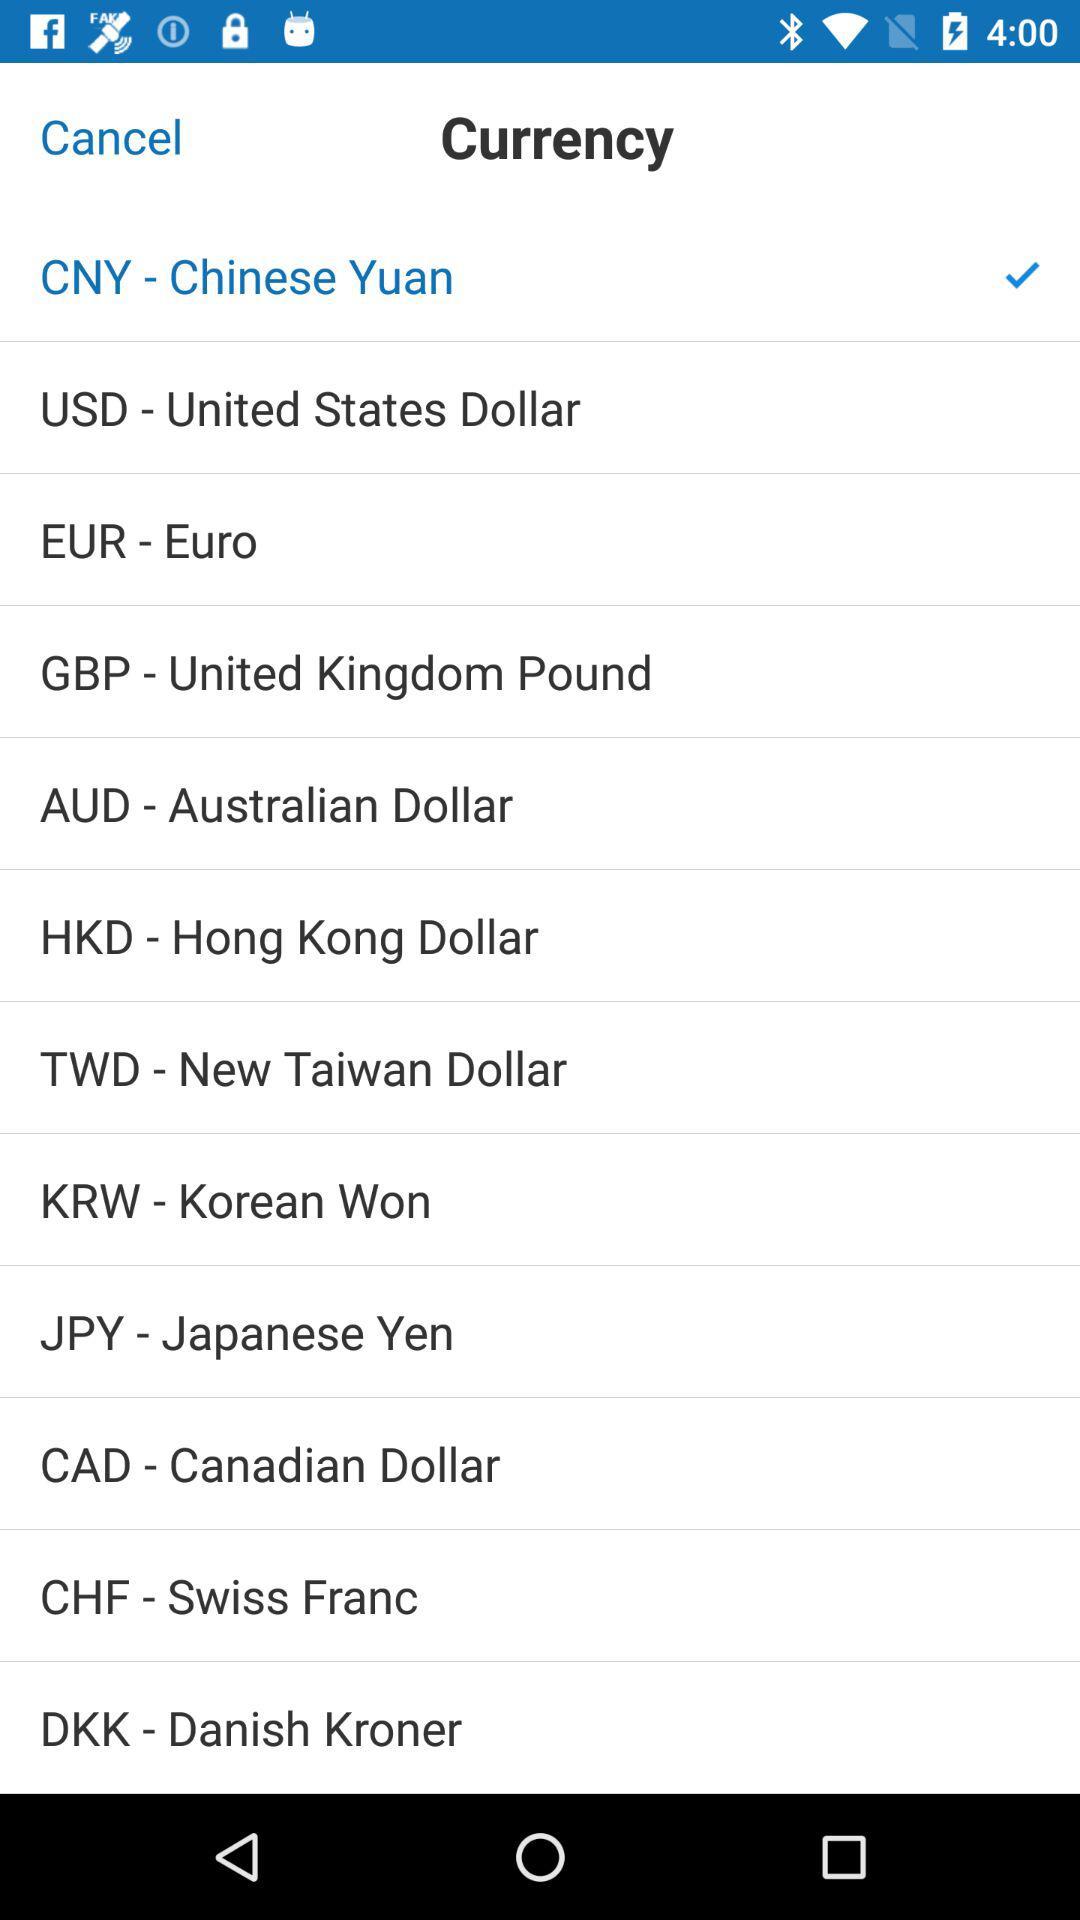  I want to click on icon below the cancel item, so click(540, 274).